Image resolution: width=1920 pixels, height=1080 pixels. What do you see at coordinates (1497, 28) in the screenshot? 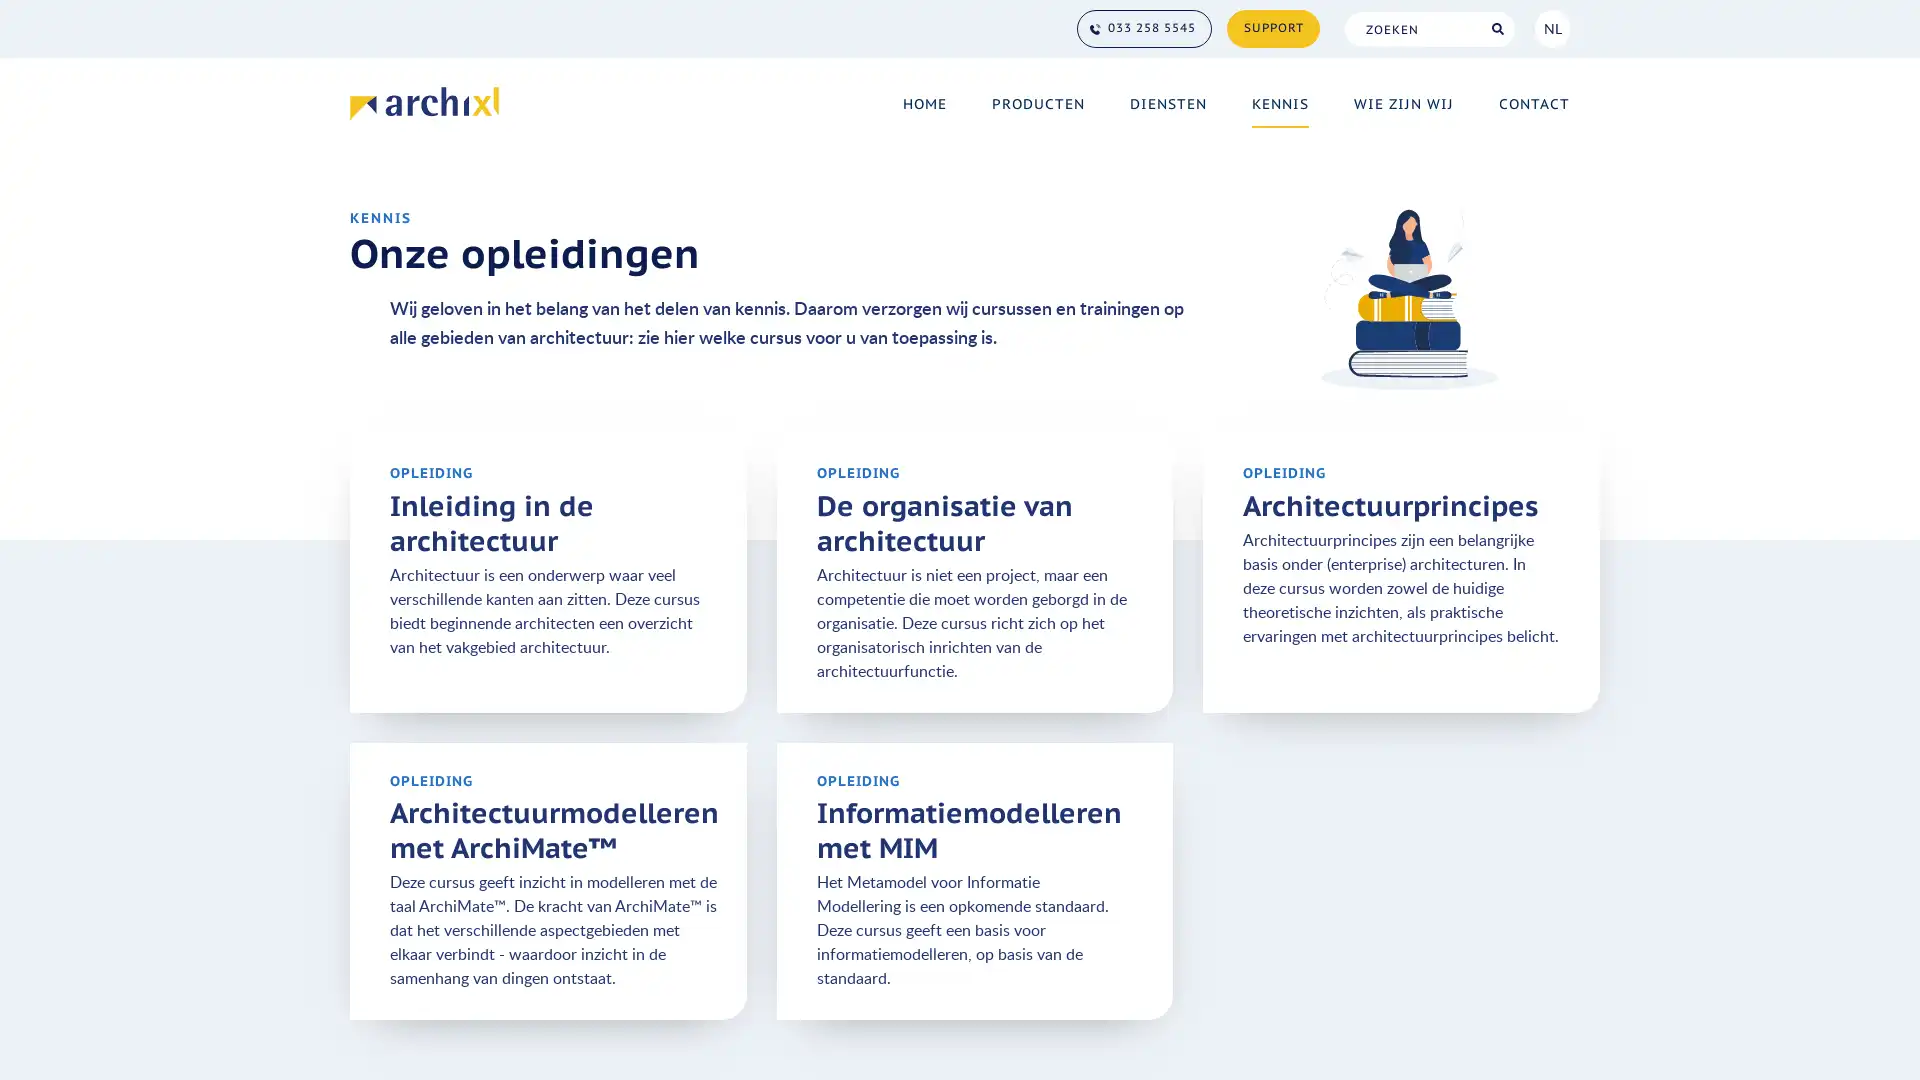
I see `Search` at bounding box center [1497, 28].